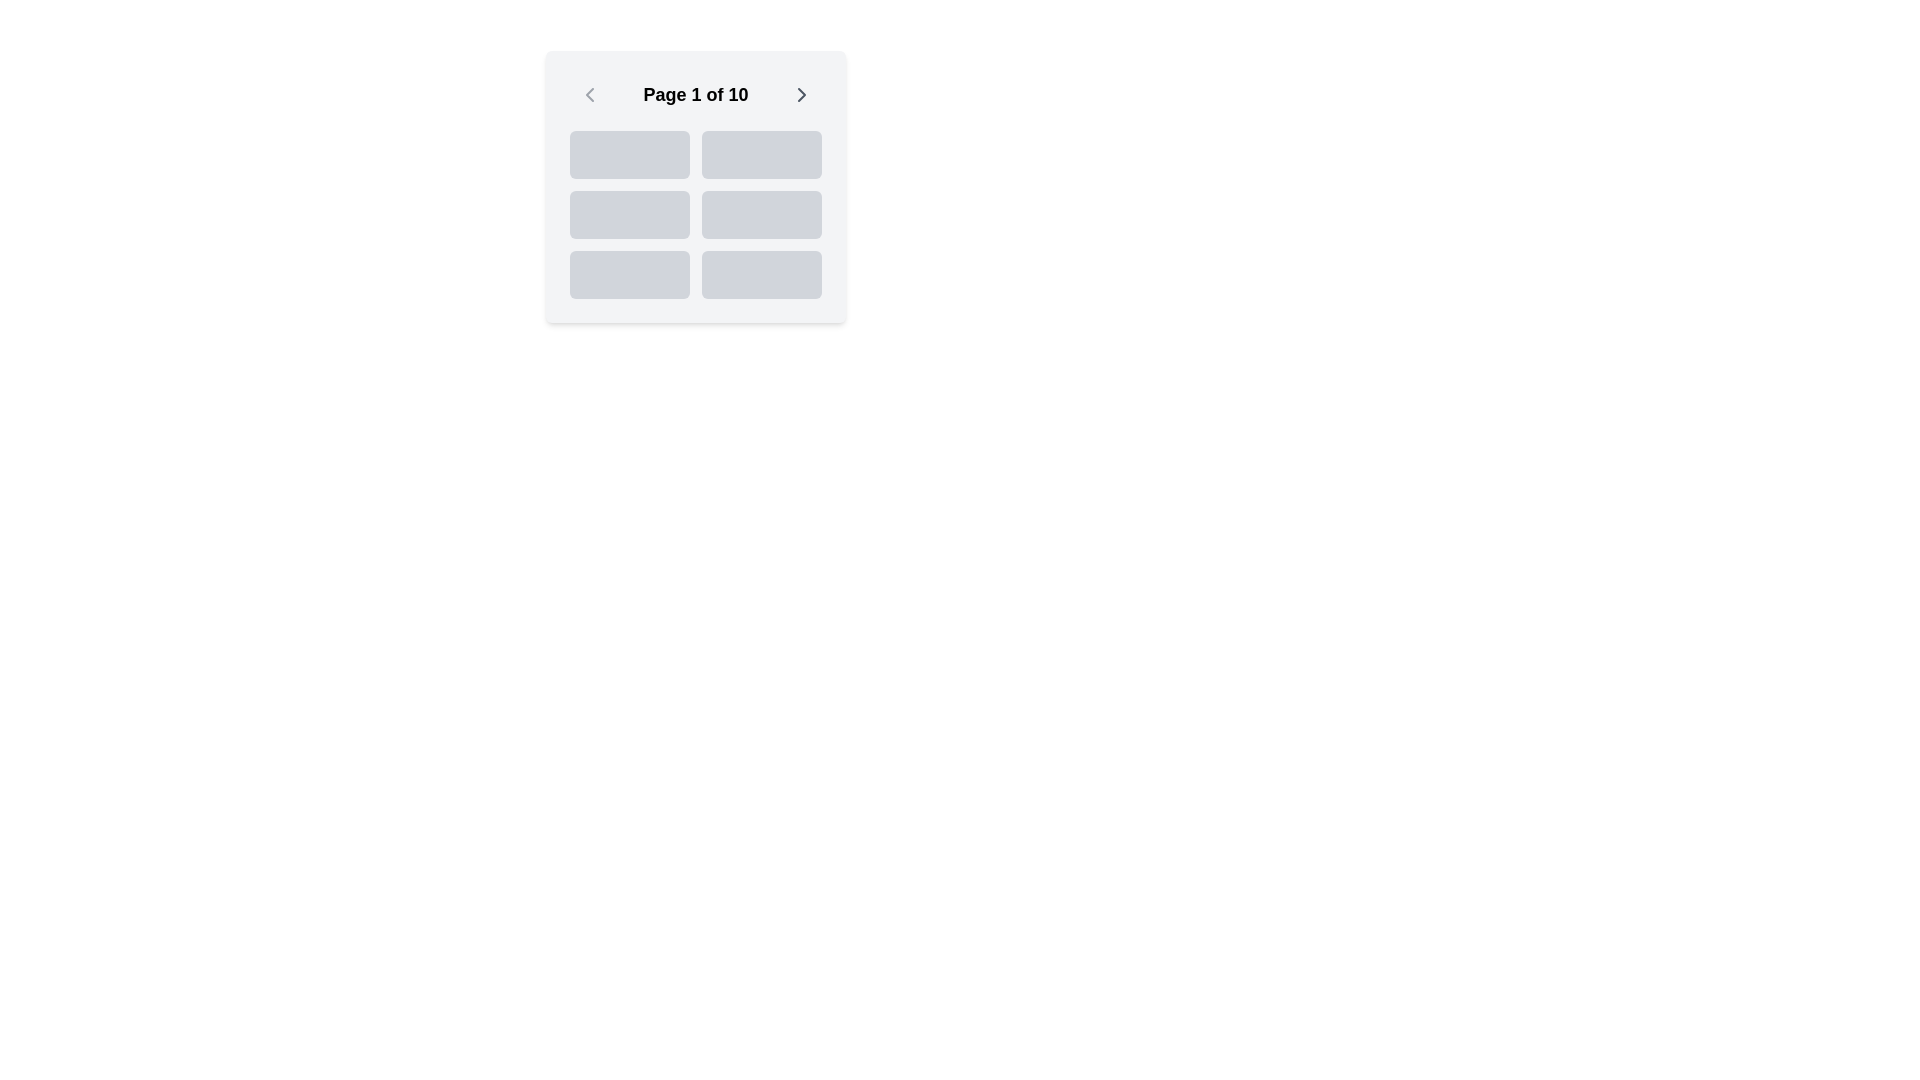 This screenshot has height=1080, width=1920. What do you see at coordinates (589, 95) in the screenshot?
I see `the leftward-pointing chevron icon, which is a minimalistic arrow located at the top-left corner of the interface` at bounding box center [589, 95].